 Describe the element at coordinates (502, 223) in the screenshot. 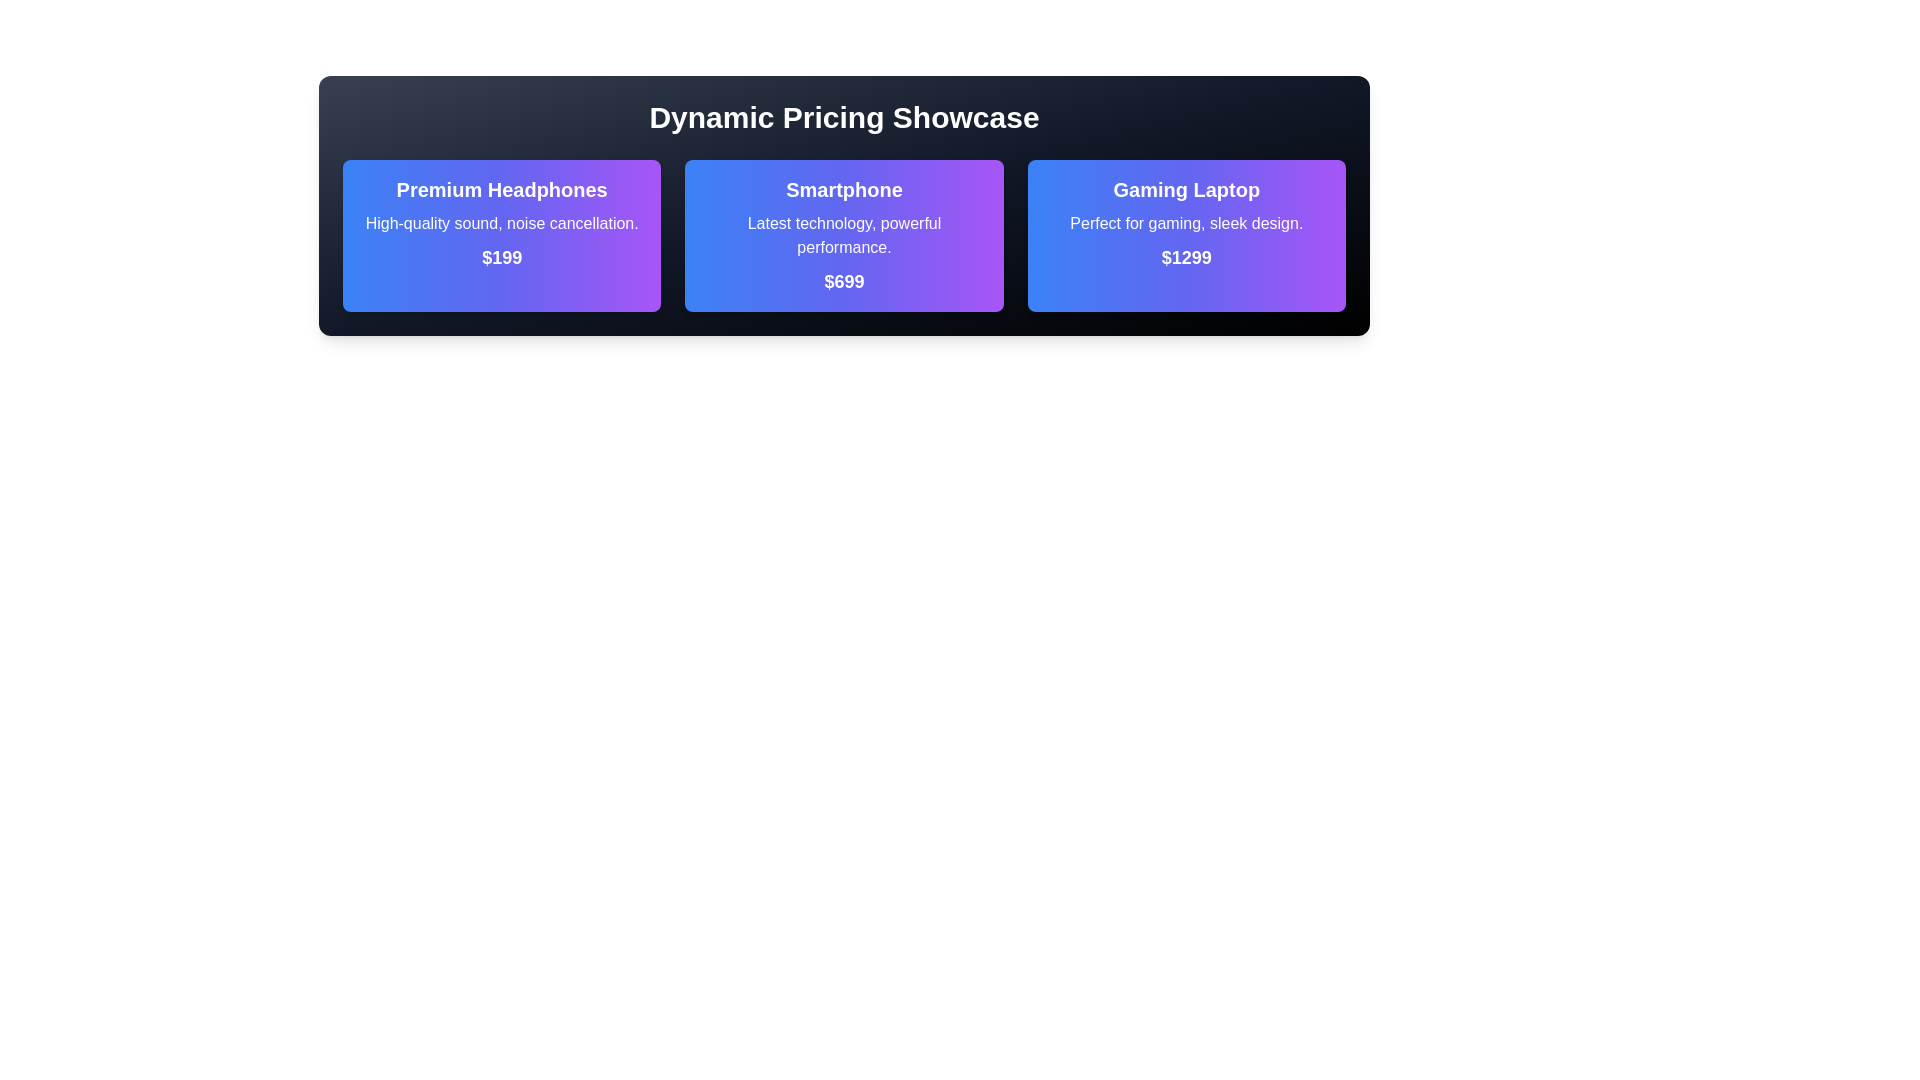

I see `the text element that contains the description 'High-quality sound, noise cancellation.' located in the 'Premium Headphones' section, below the heading 'Premium Headphones' and above the price '$199'` at that location.